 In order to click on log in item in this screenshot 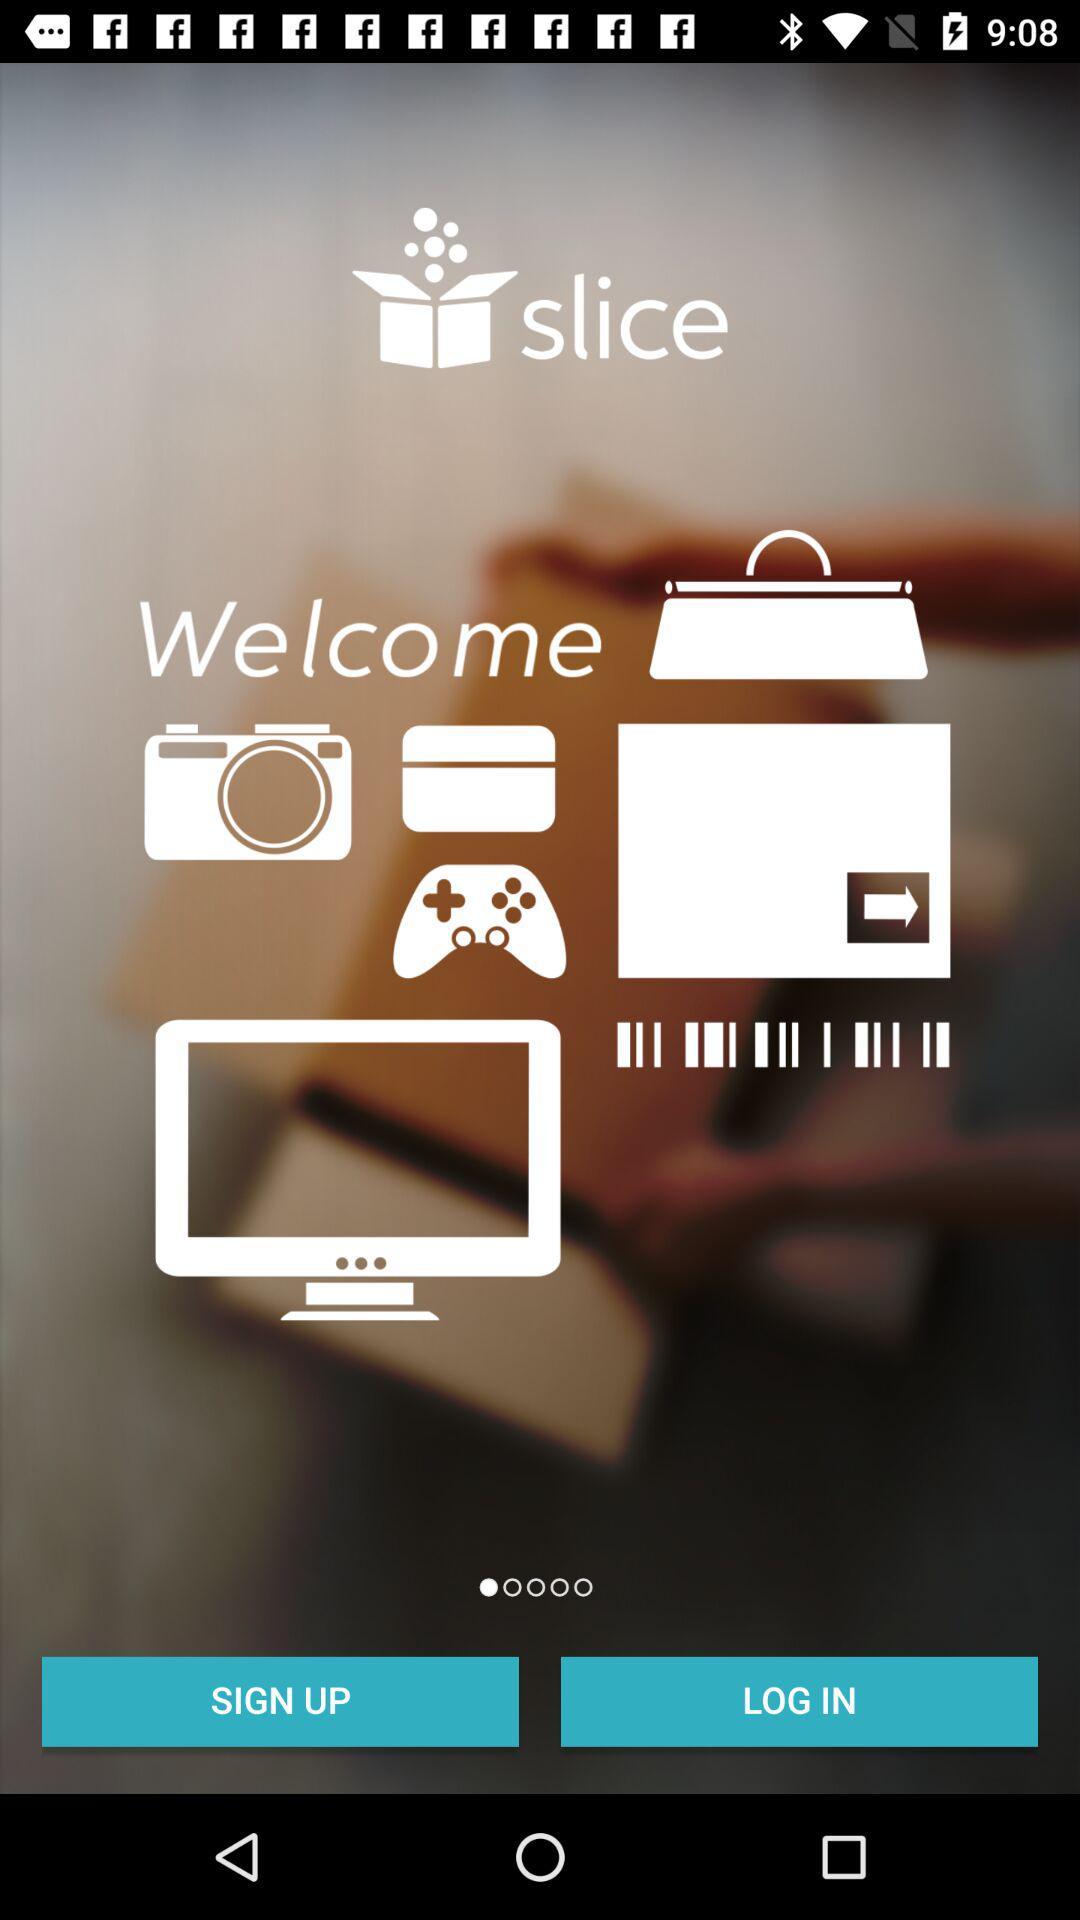, I will do `click(798, 1698)`.